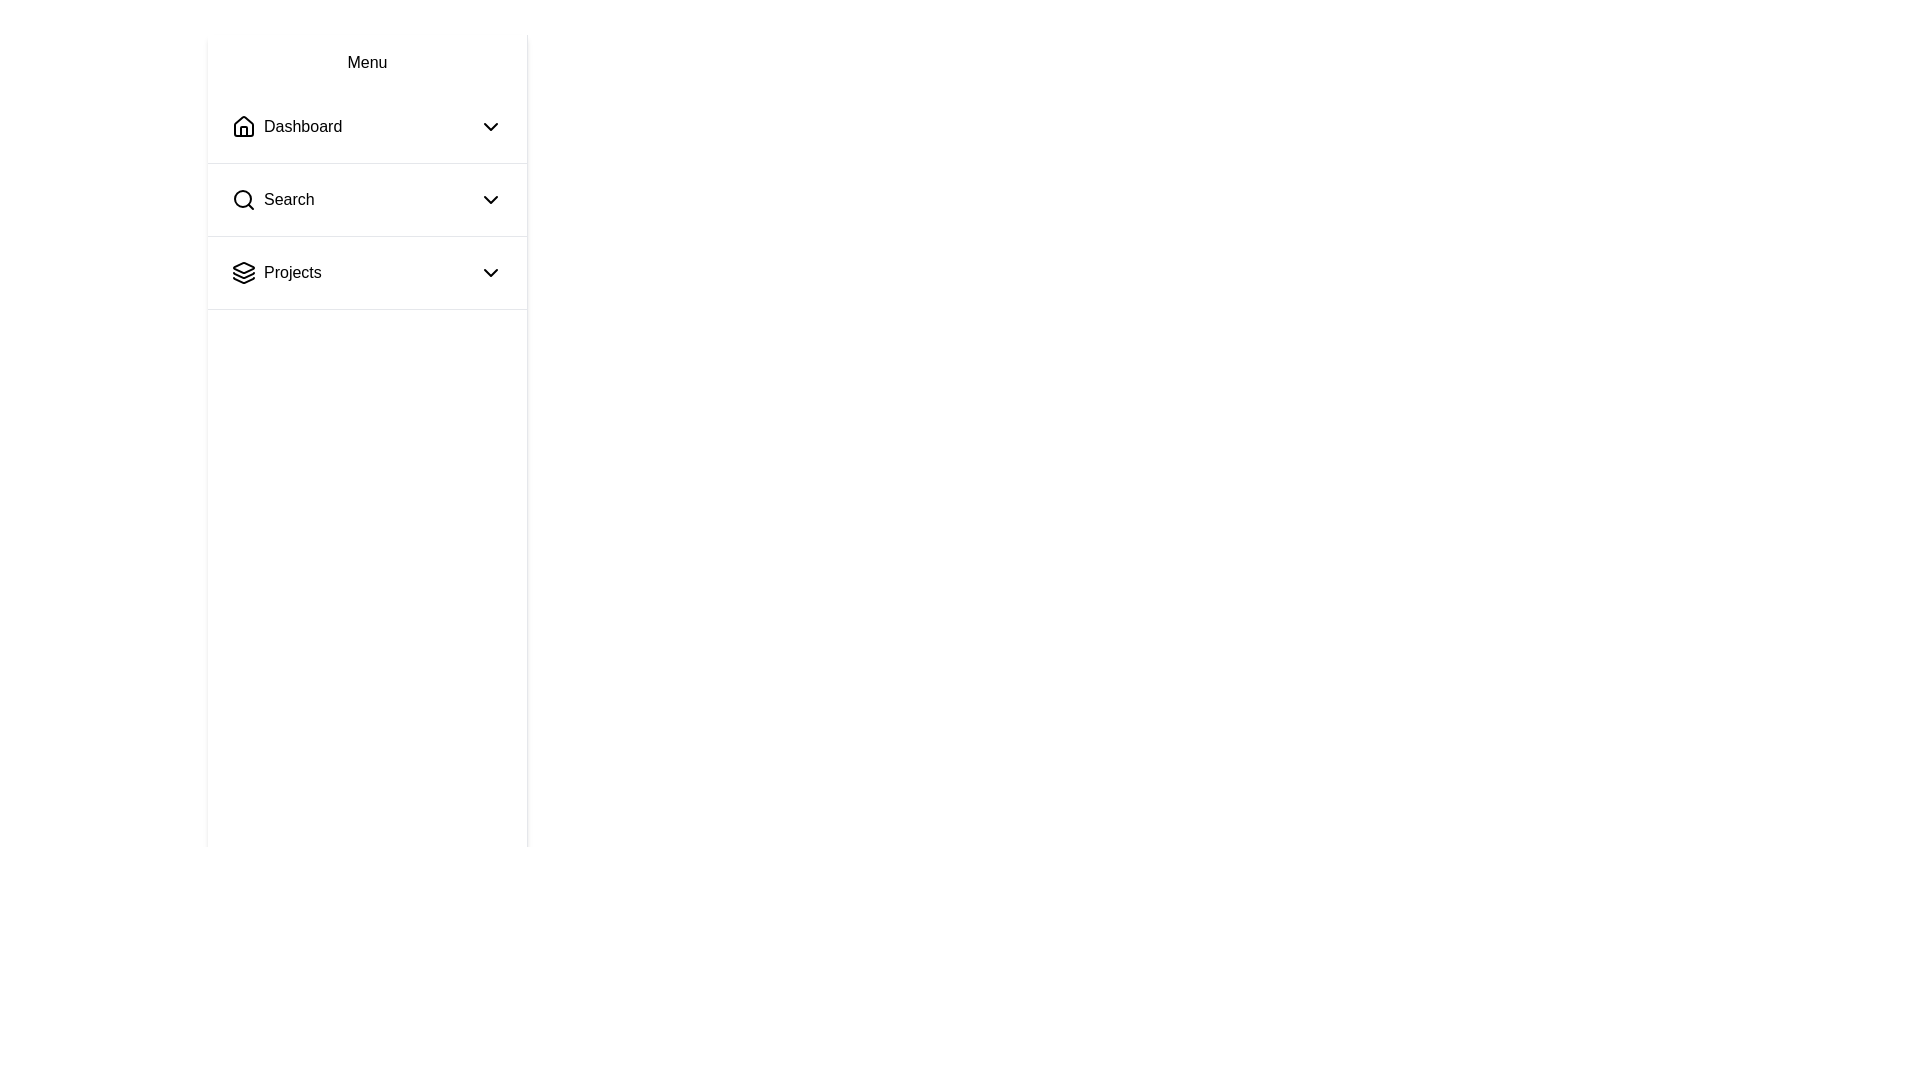 The height and width of the screenshot is (1080, 1920). I want to click on the circular magnifying glass icon located to the left of the 'Search' label in the vertical menu structure, so click(243, 200).